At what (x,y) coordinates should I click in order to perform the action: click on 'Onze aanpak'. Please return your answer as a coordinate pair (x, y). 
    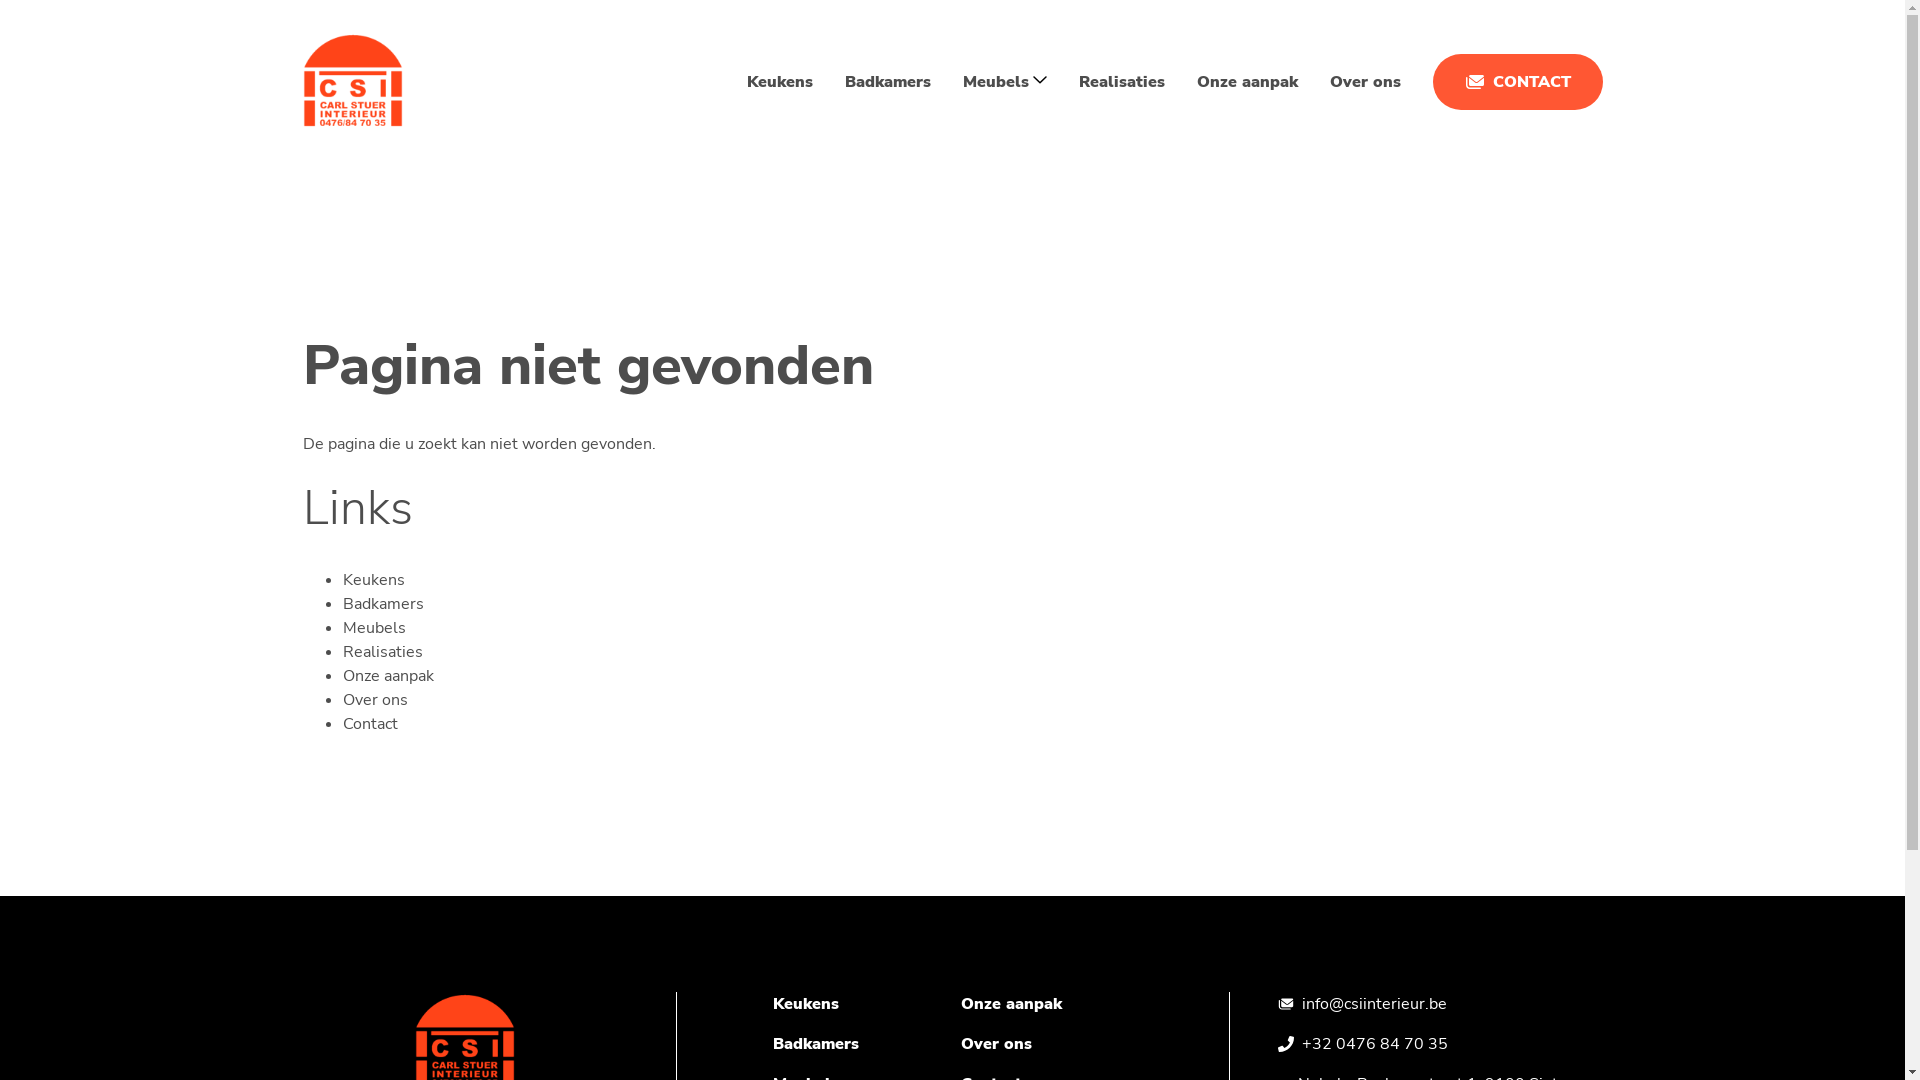
    Looking at the image, I should click on (387, 675).